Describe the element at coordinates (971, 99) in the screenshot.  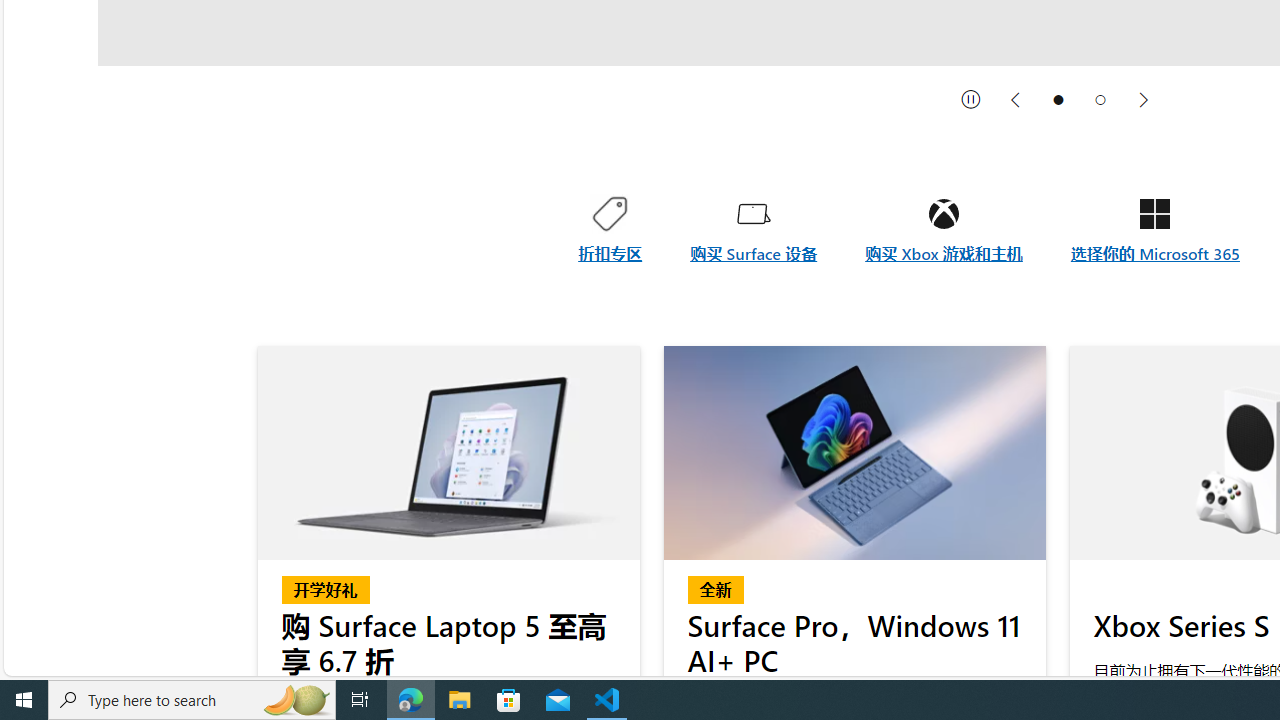
I see `'Pause'` at that location.